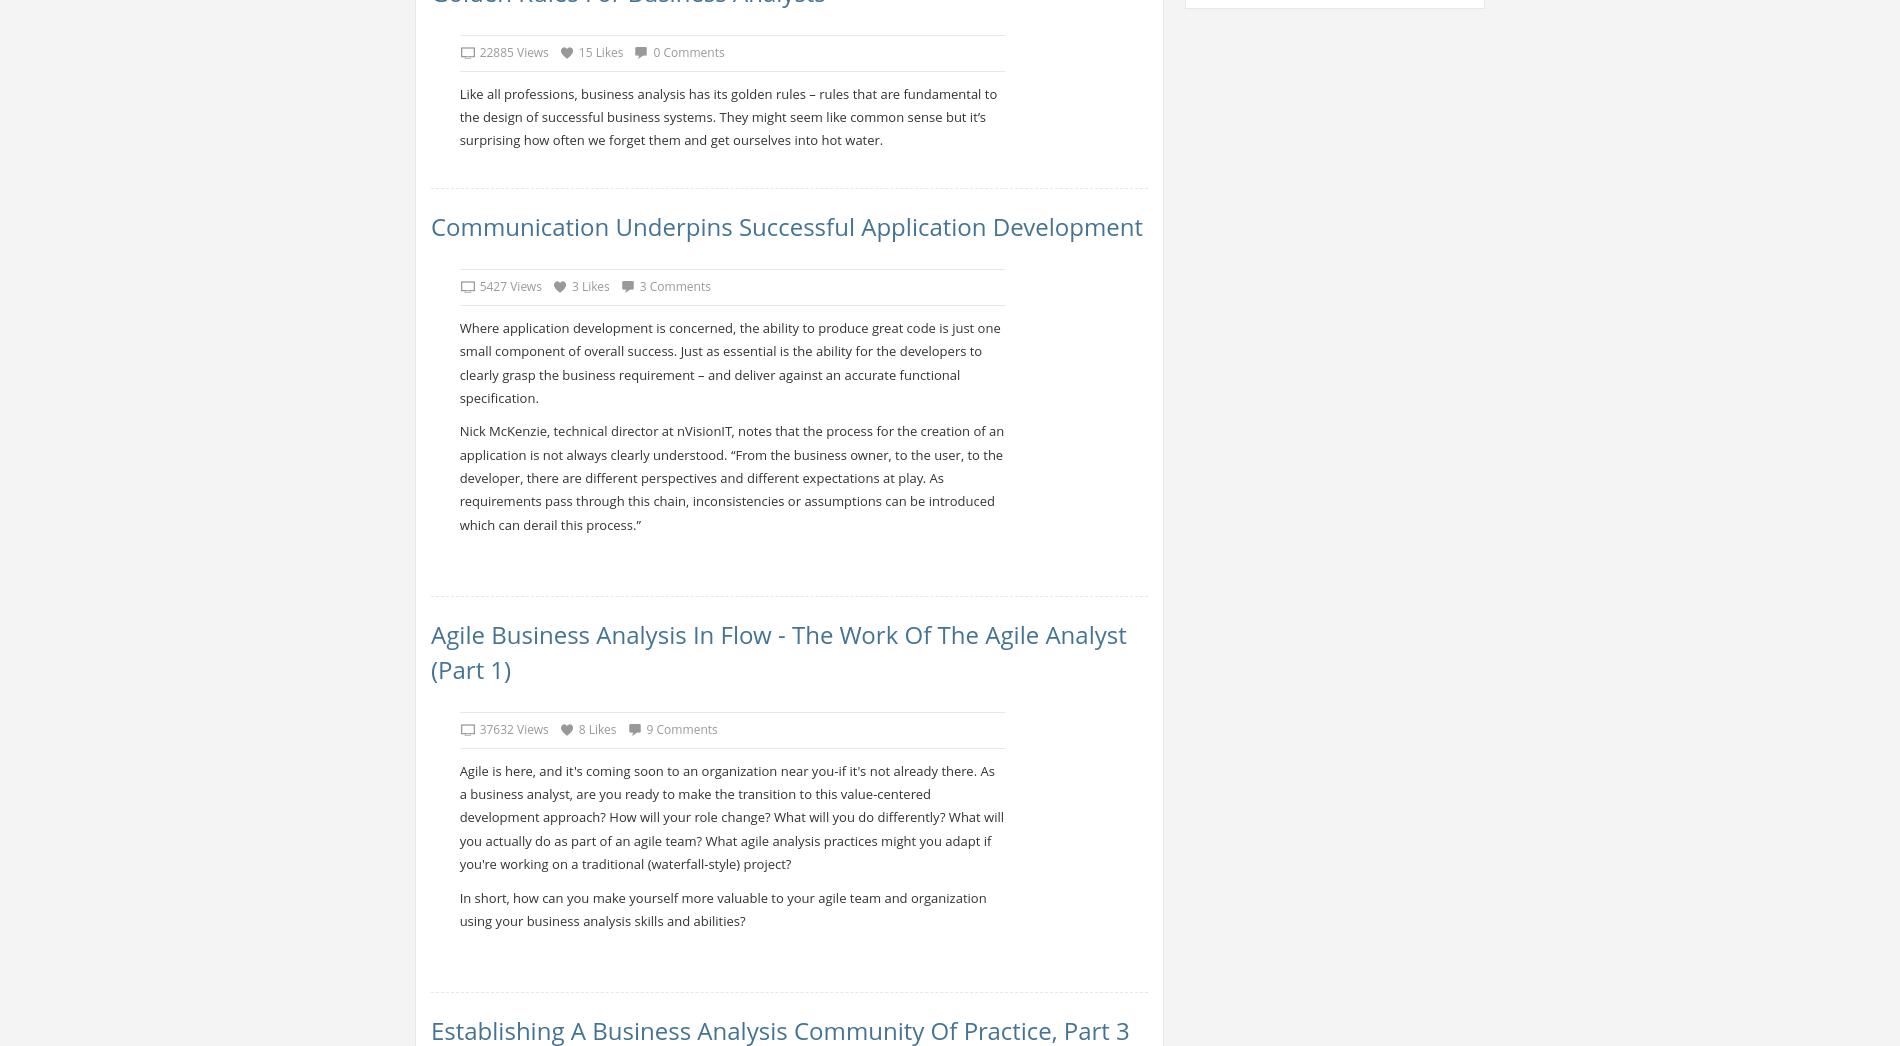 This screenshot has width=1900, height=1046. I want to click on 'Like all professions, business analysis has its golden rules – rules that are fundamental to the design of successful business systems. They might seem like common sense but it’s surprising how often we forget them and get ourselves into hot water.', so click(727, 115).